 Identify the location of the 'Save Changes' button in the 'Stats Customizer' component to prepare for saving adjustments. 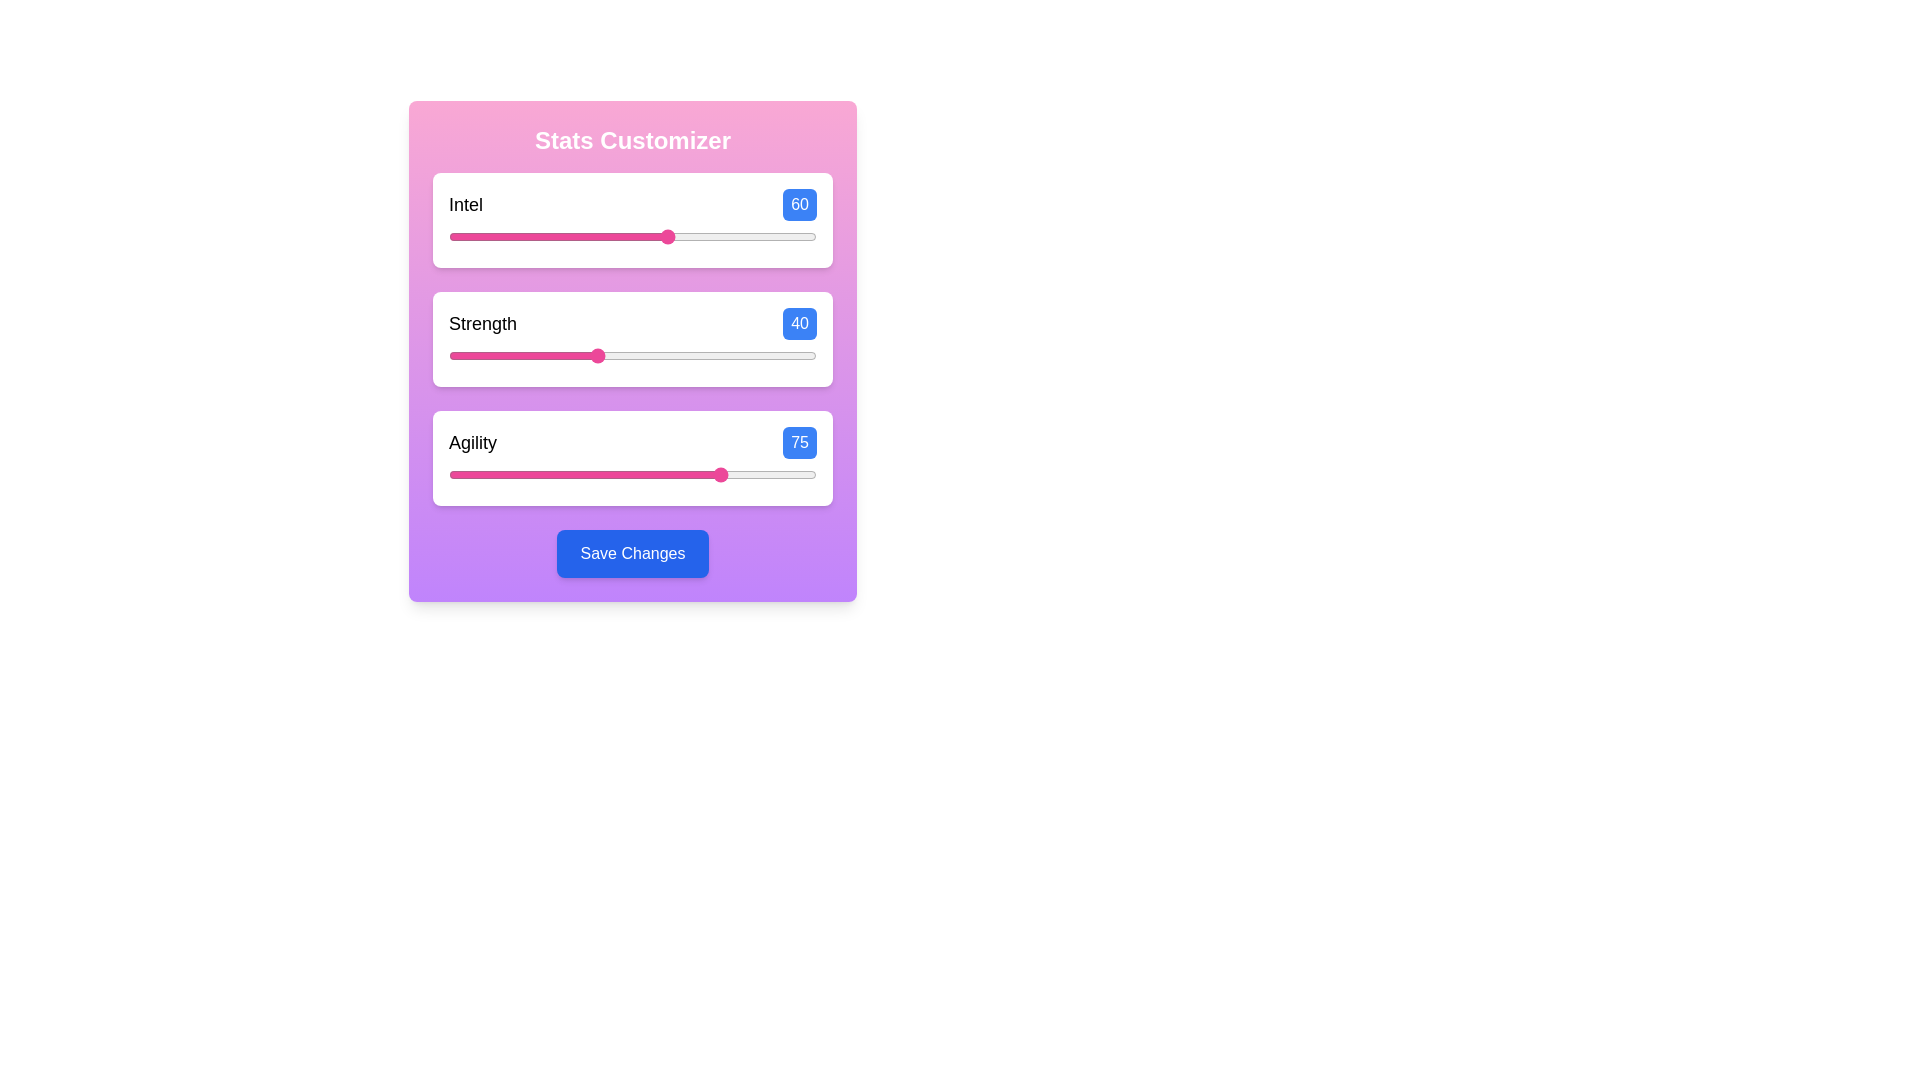
(632, 350).